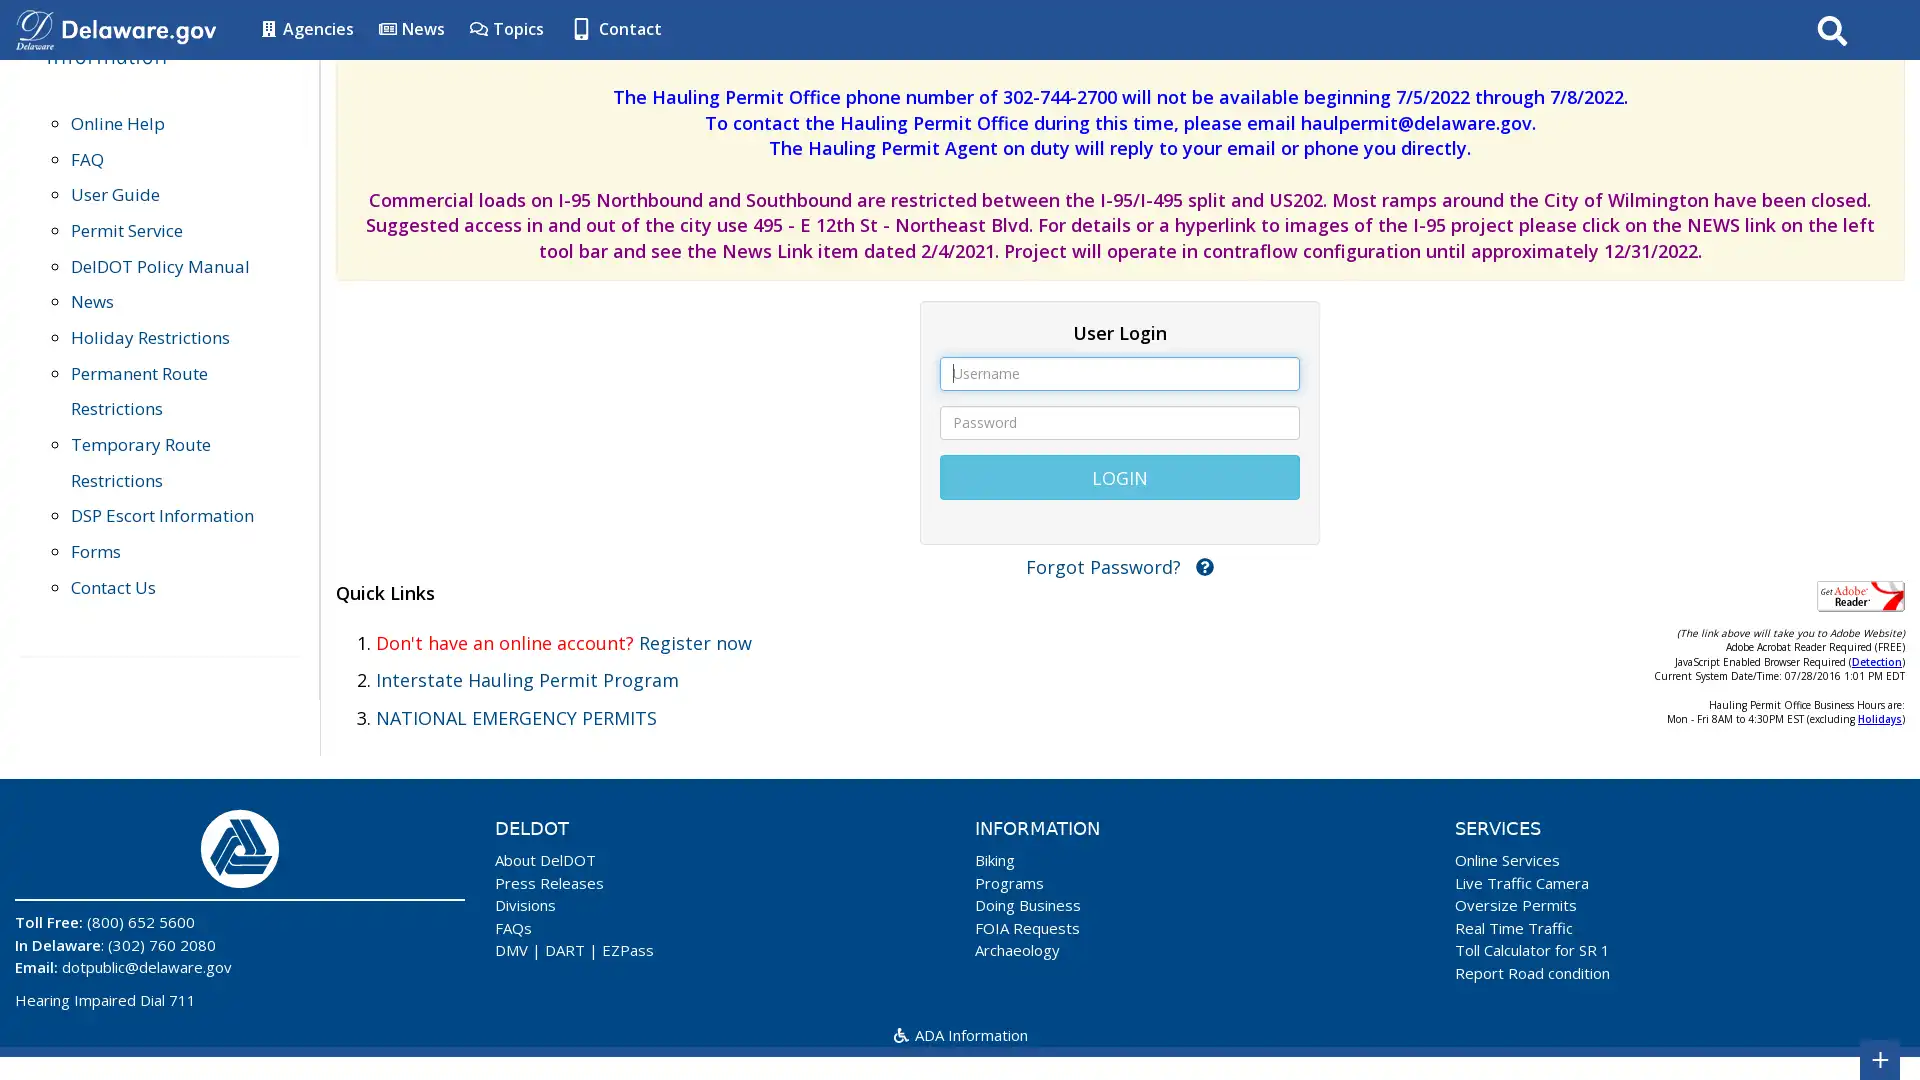  Describe the element at coordinates (1832, 29) in the screenshot. I see `Search` at that location.